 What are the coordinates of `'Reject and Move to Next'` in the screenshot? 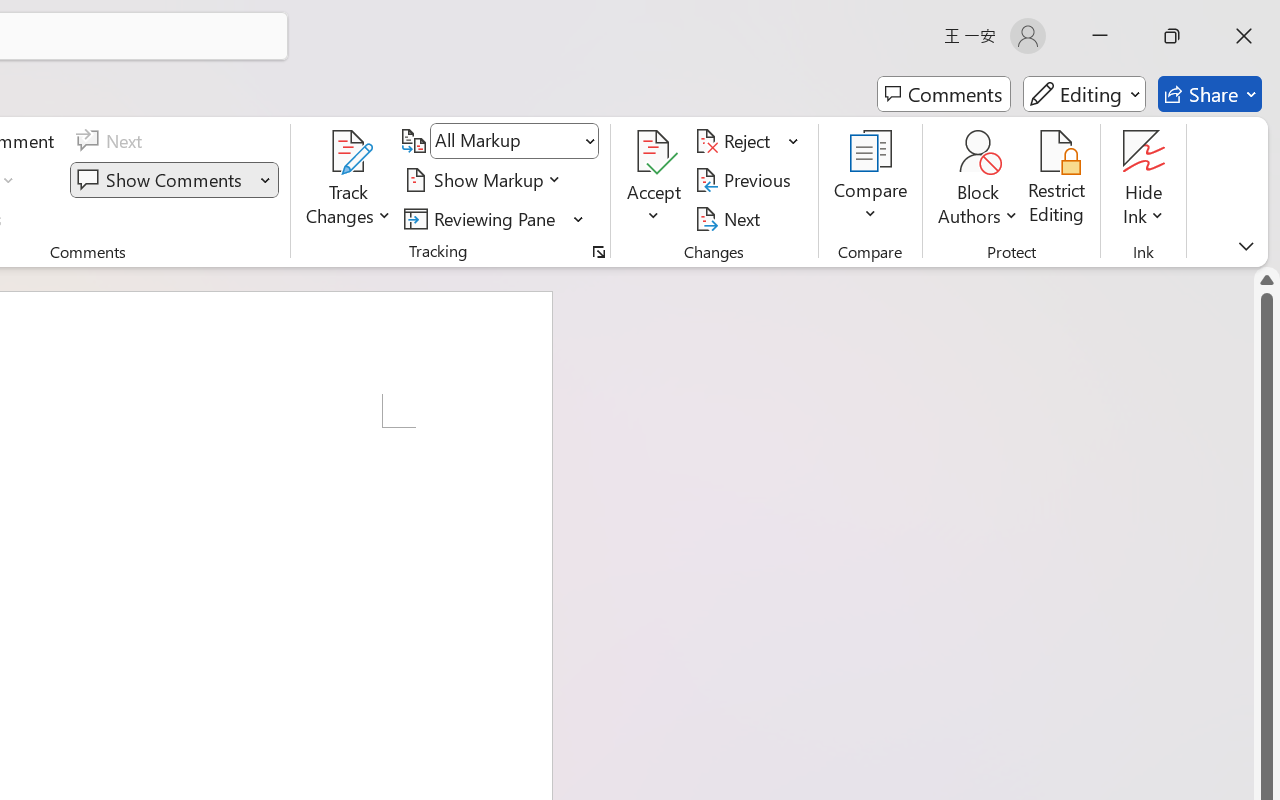 It's located at (735, 141).